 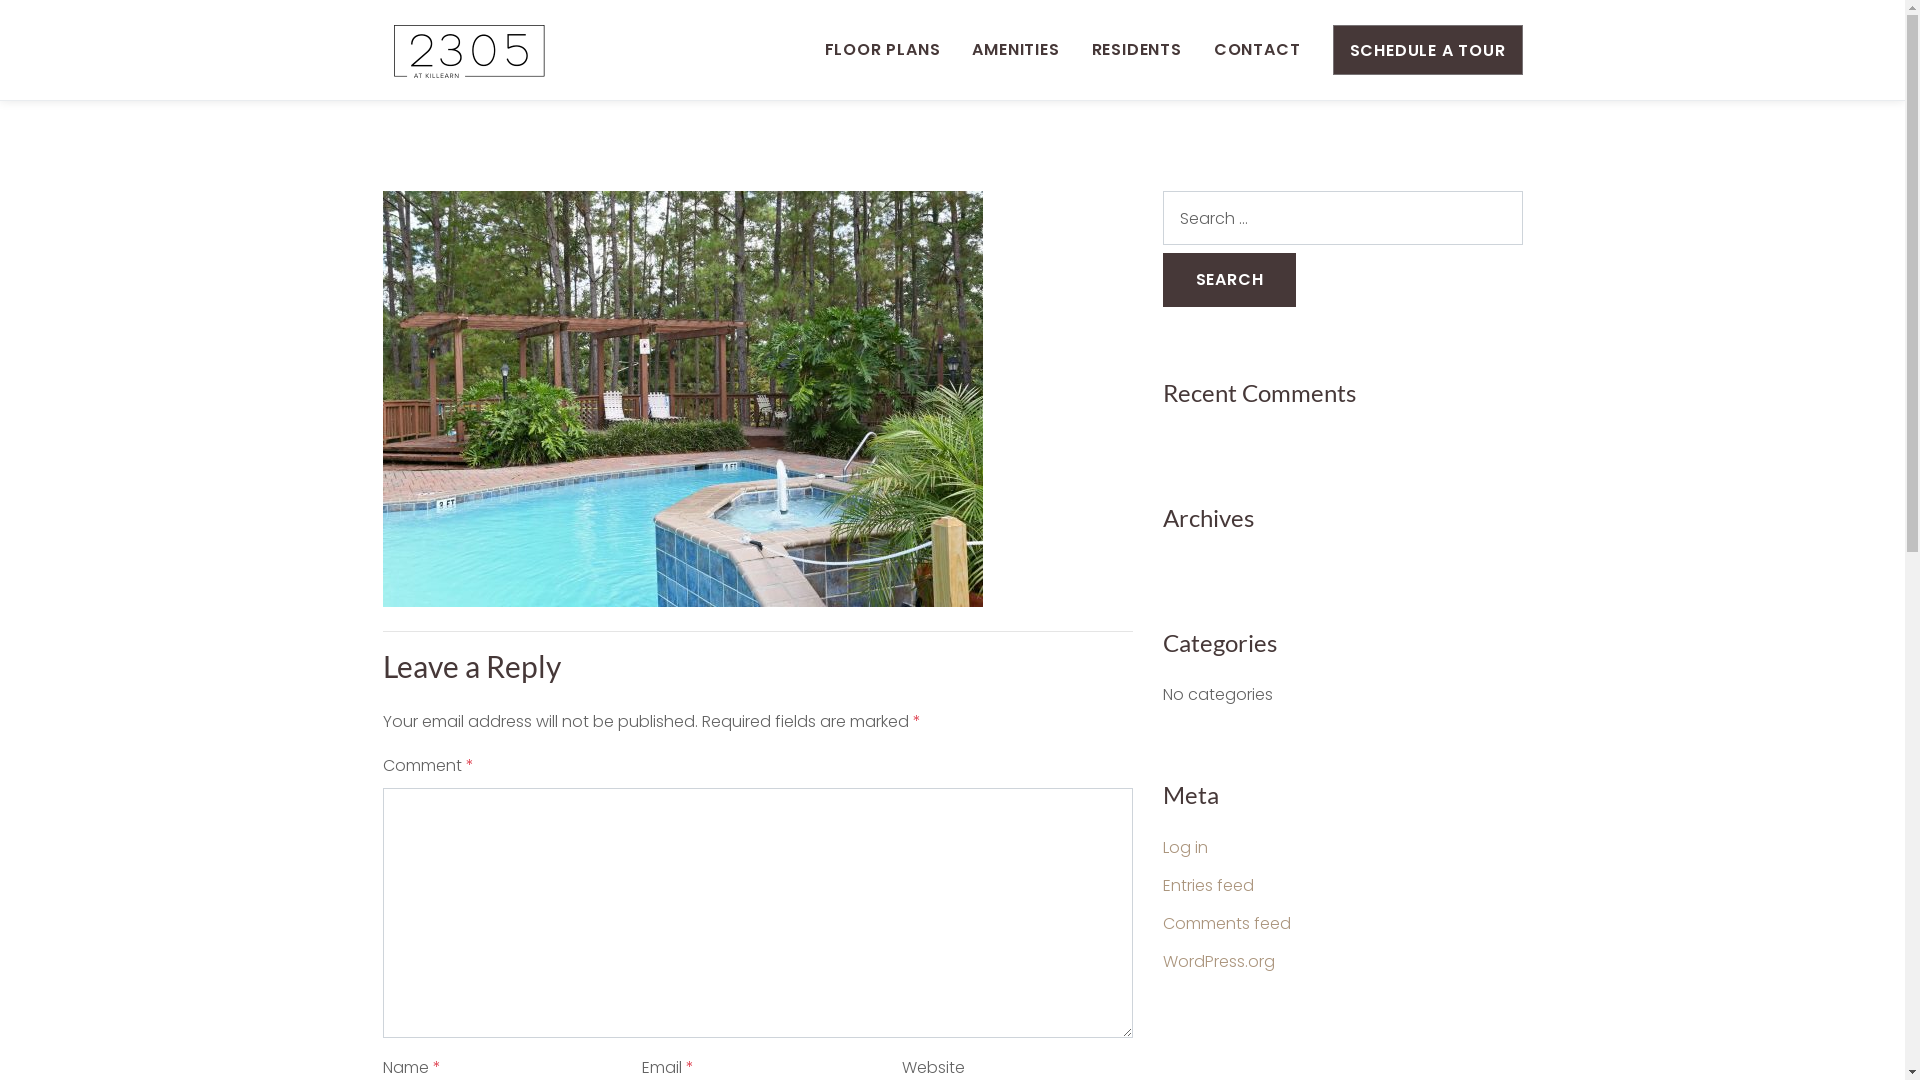 I want to click on 'AMENITIES', so click(x=1015, y=49).